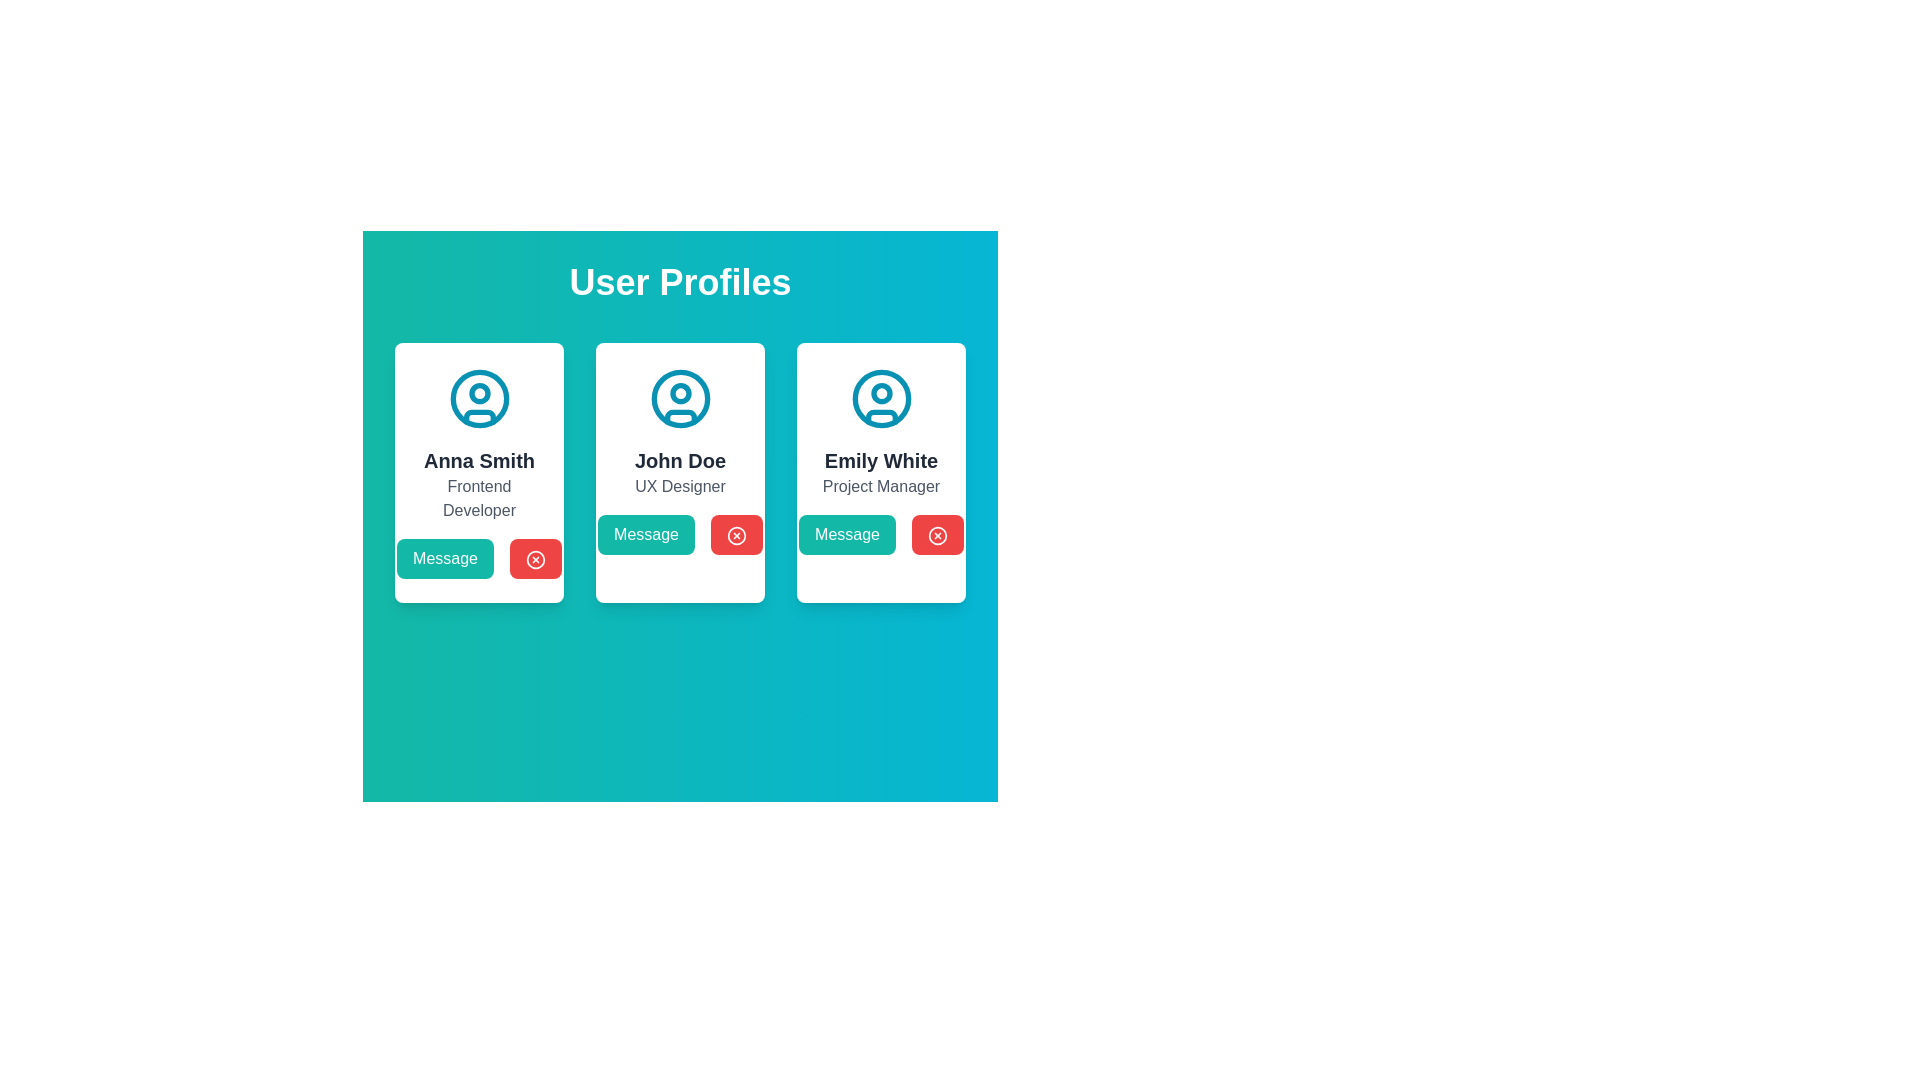 The image size is (1920, 1080). I want to click on text label displaying 'John Doe' which is positioned above the text 'UX Designer' and below a graphical user avatar in the center card of a three-card layout, so click(680, 461).